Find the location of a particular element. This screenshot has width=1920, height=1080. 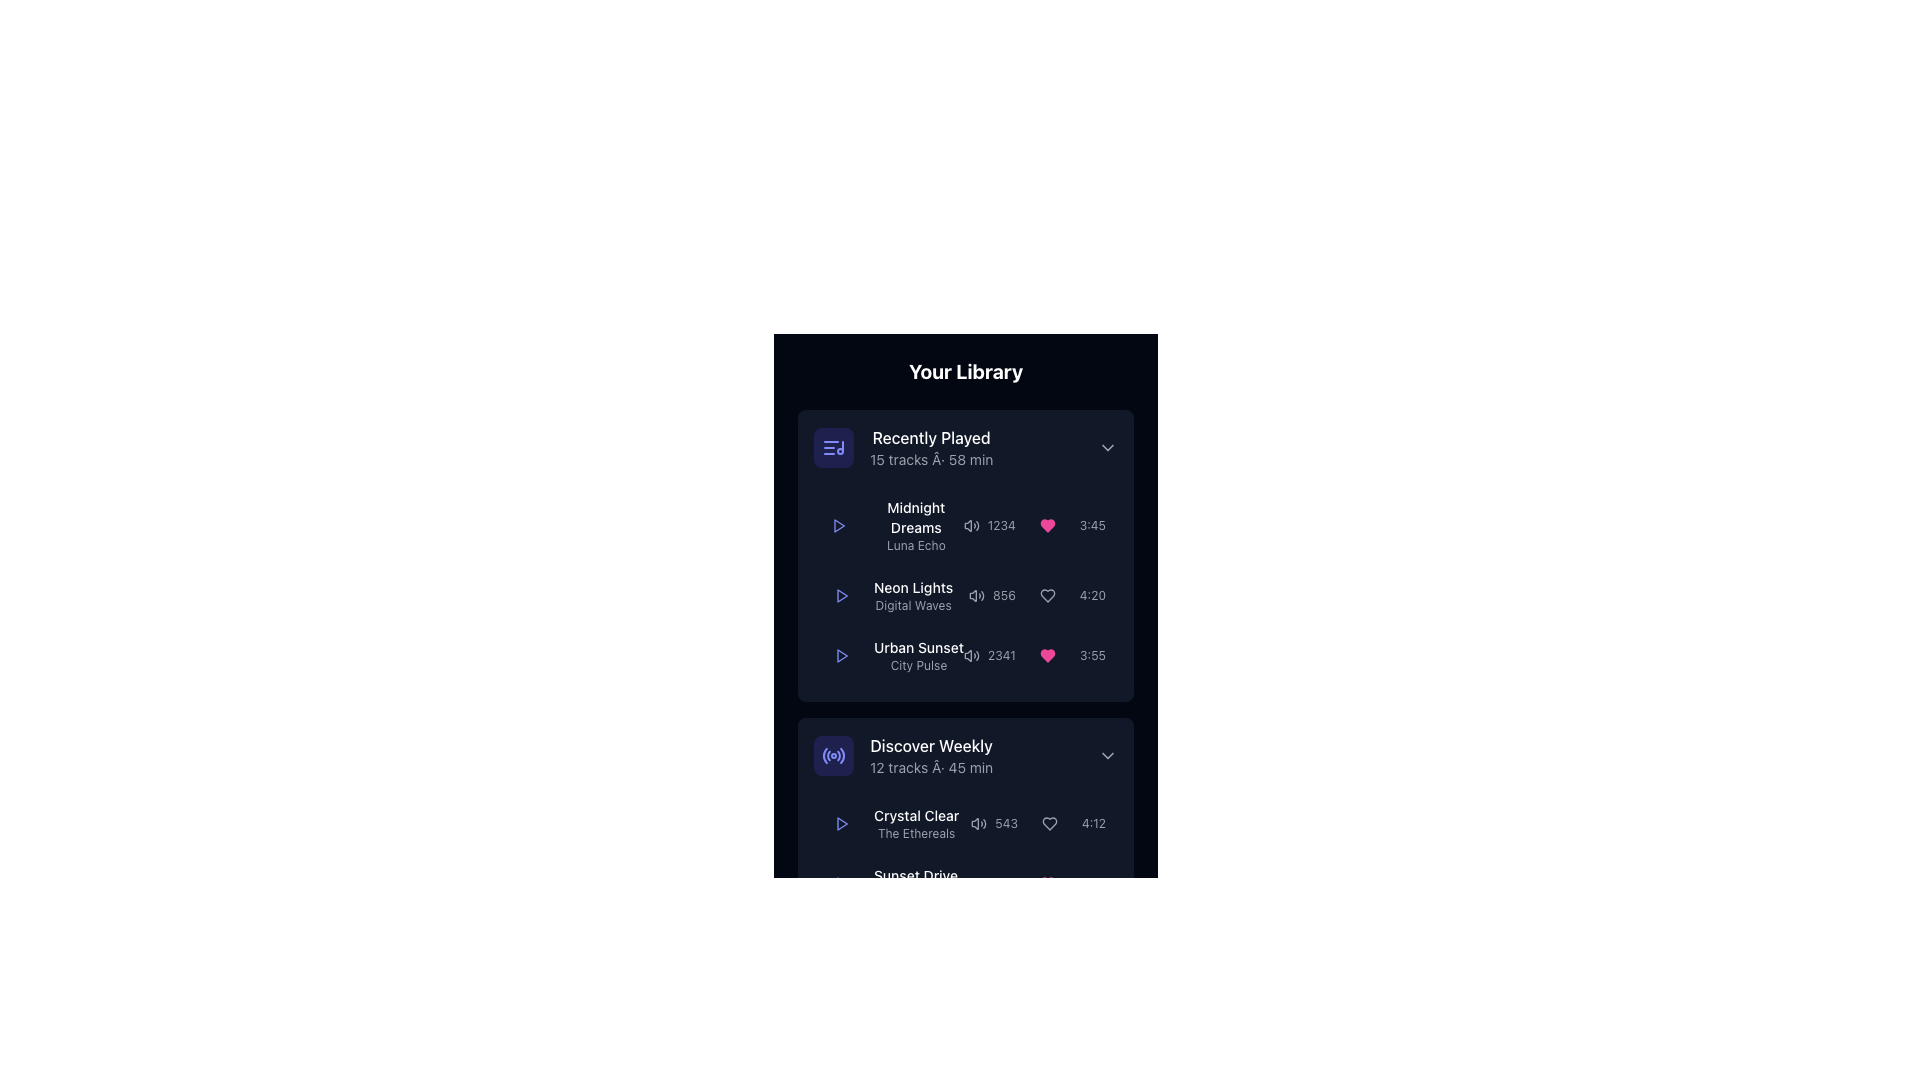

text from the label displaying 'Neon Lights' and 'Digital Waves', which is the second item in the 'Recently Played' section of the list is located at coordinates (888, 595).